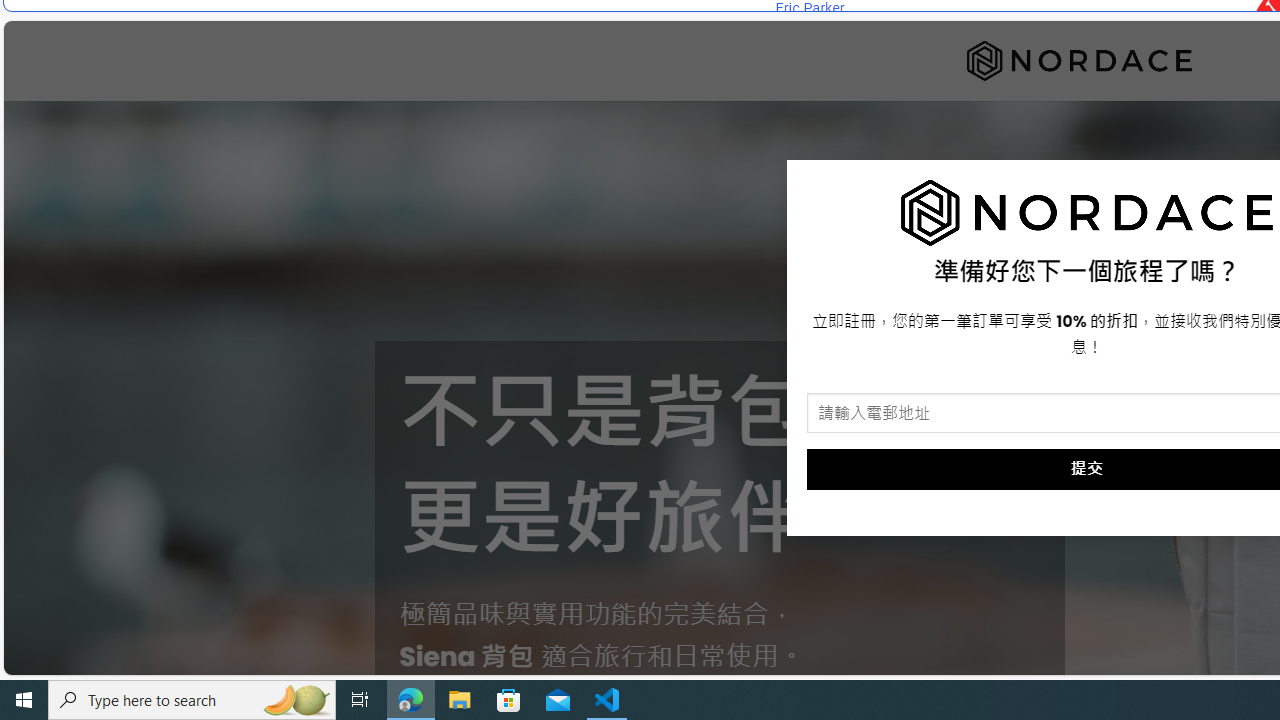 The image size is (1280, 720). I want to click on 'To get missing image descriptions, open the context menu.', so click(1086, 213).